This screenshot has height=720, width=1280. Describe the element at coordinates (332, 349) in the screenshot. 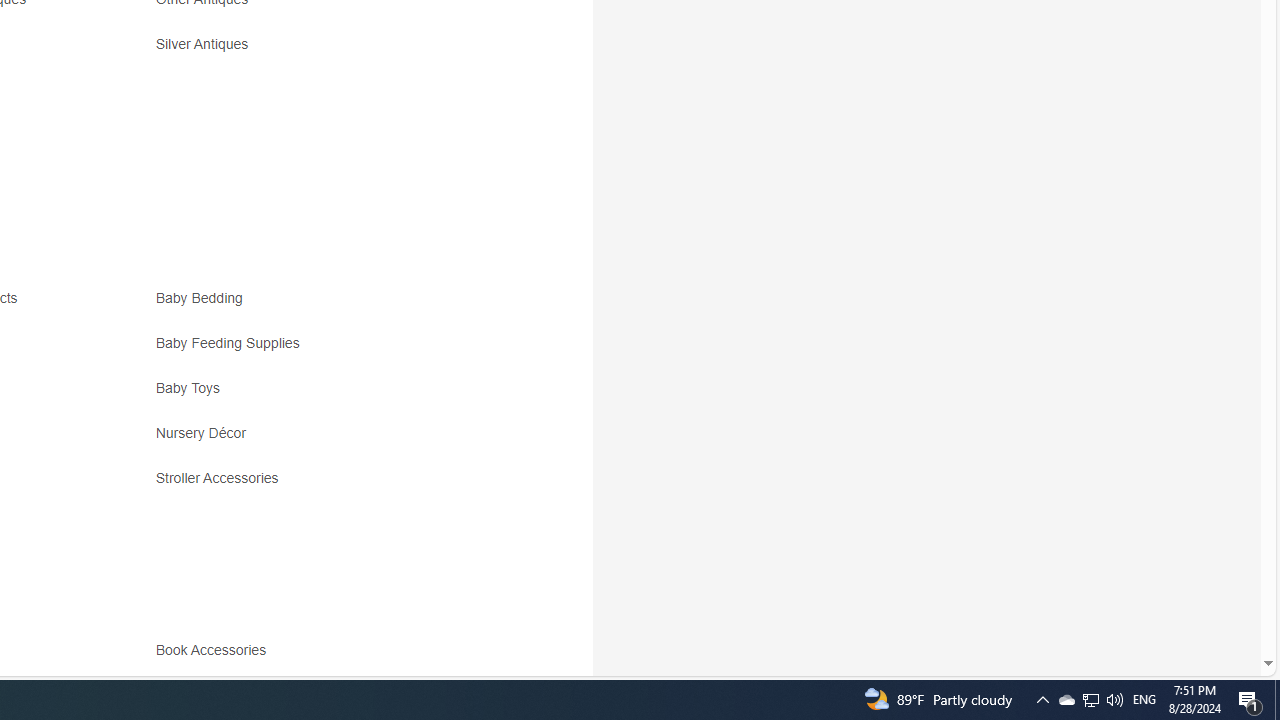

I see `'Baby Feeding Supplies'` at that location.